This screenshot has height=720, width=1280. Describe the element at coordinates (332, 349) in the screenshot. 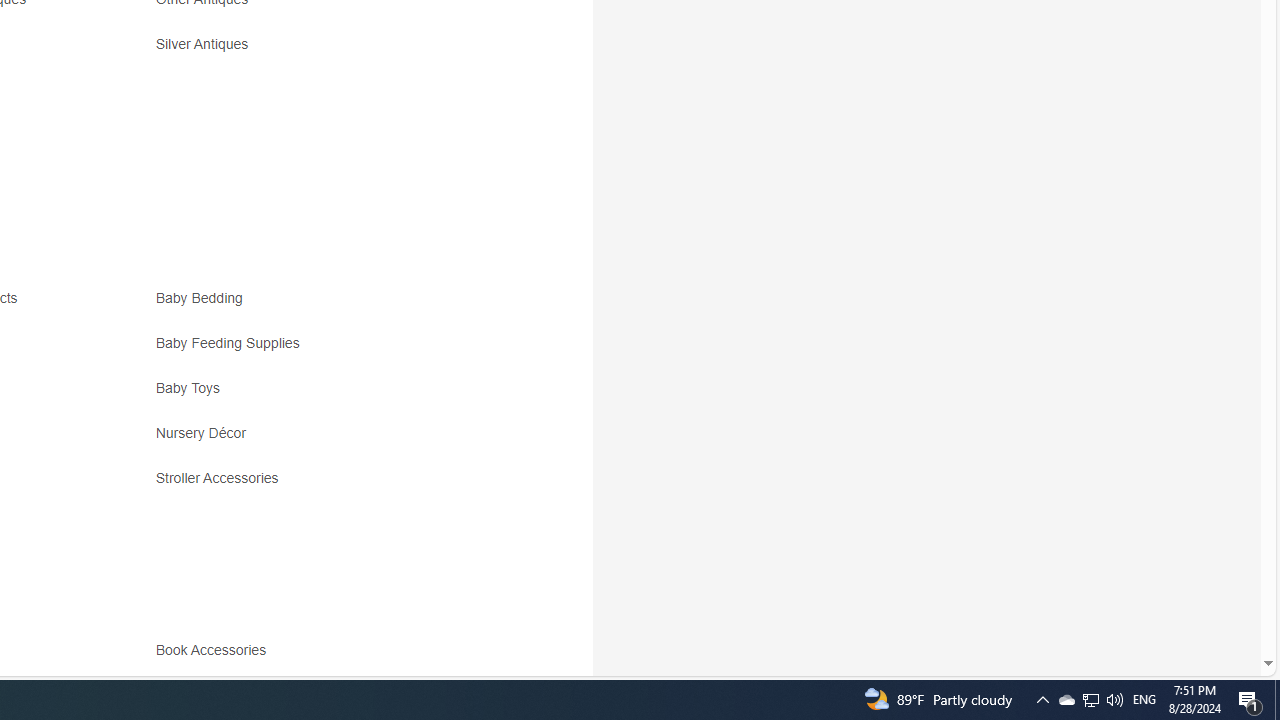

I see `'Baby Feeding Supplies'` at that location.